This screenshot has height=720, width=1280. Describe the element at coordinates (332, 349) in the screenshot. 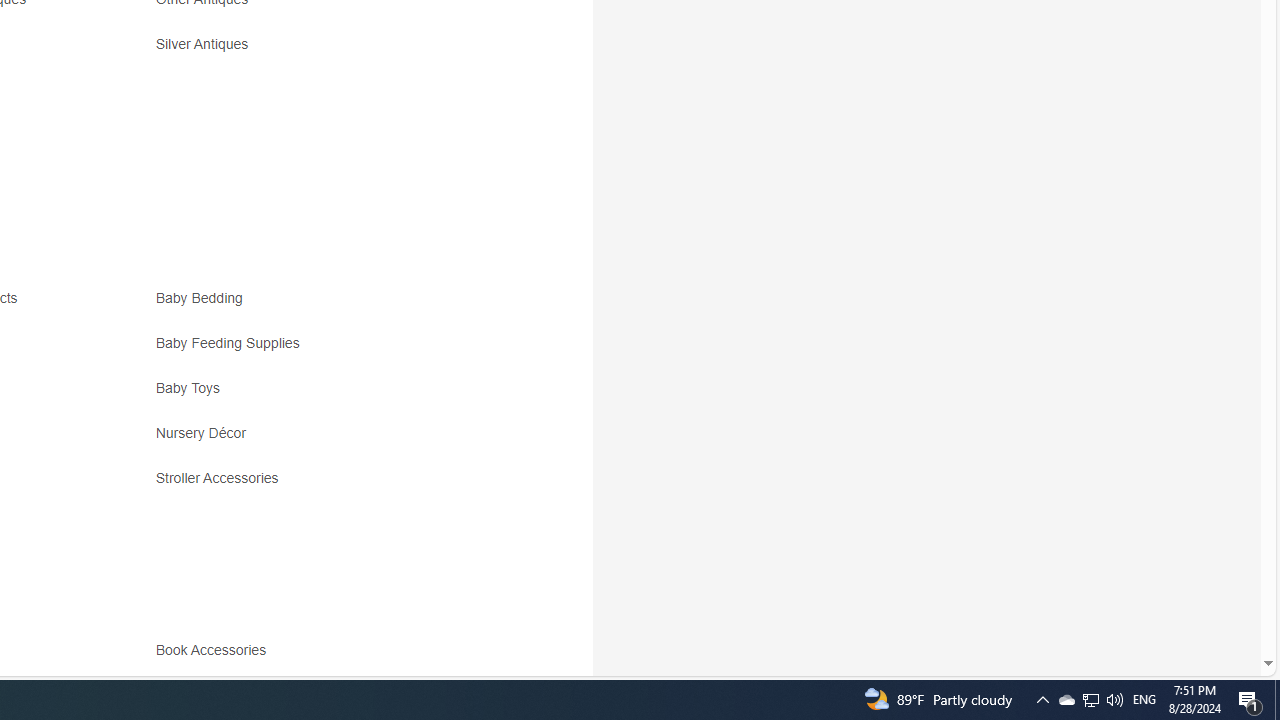

I see `'Baby Feeding Supplies'` at that location.